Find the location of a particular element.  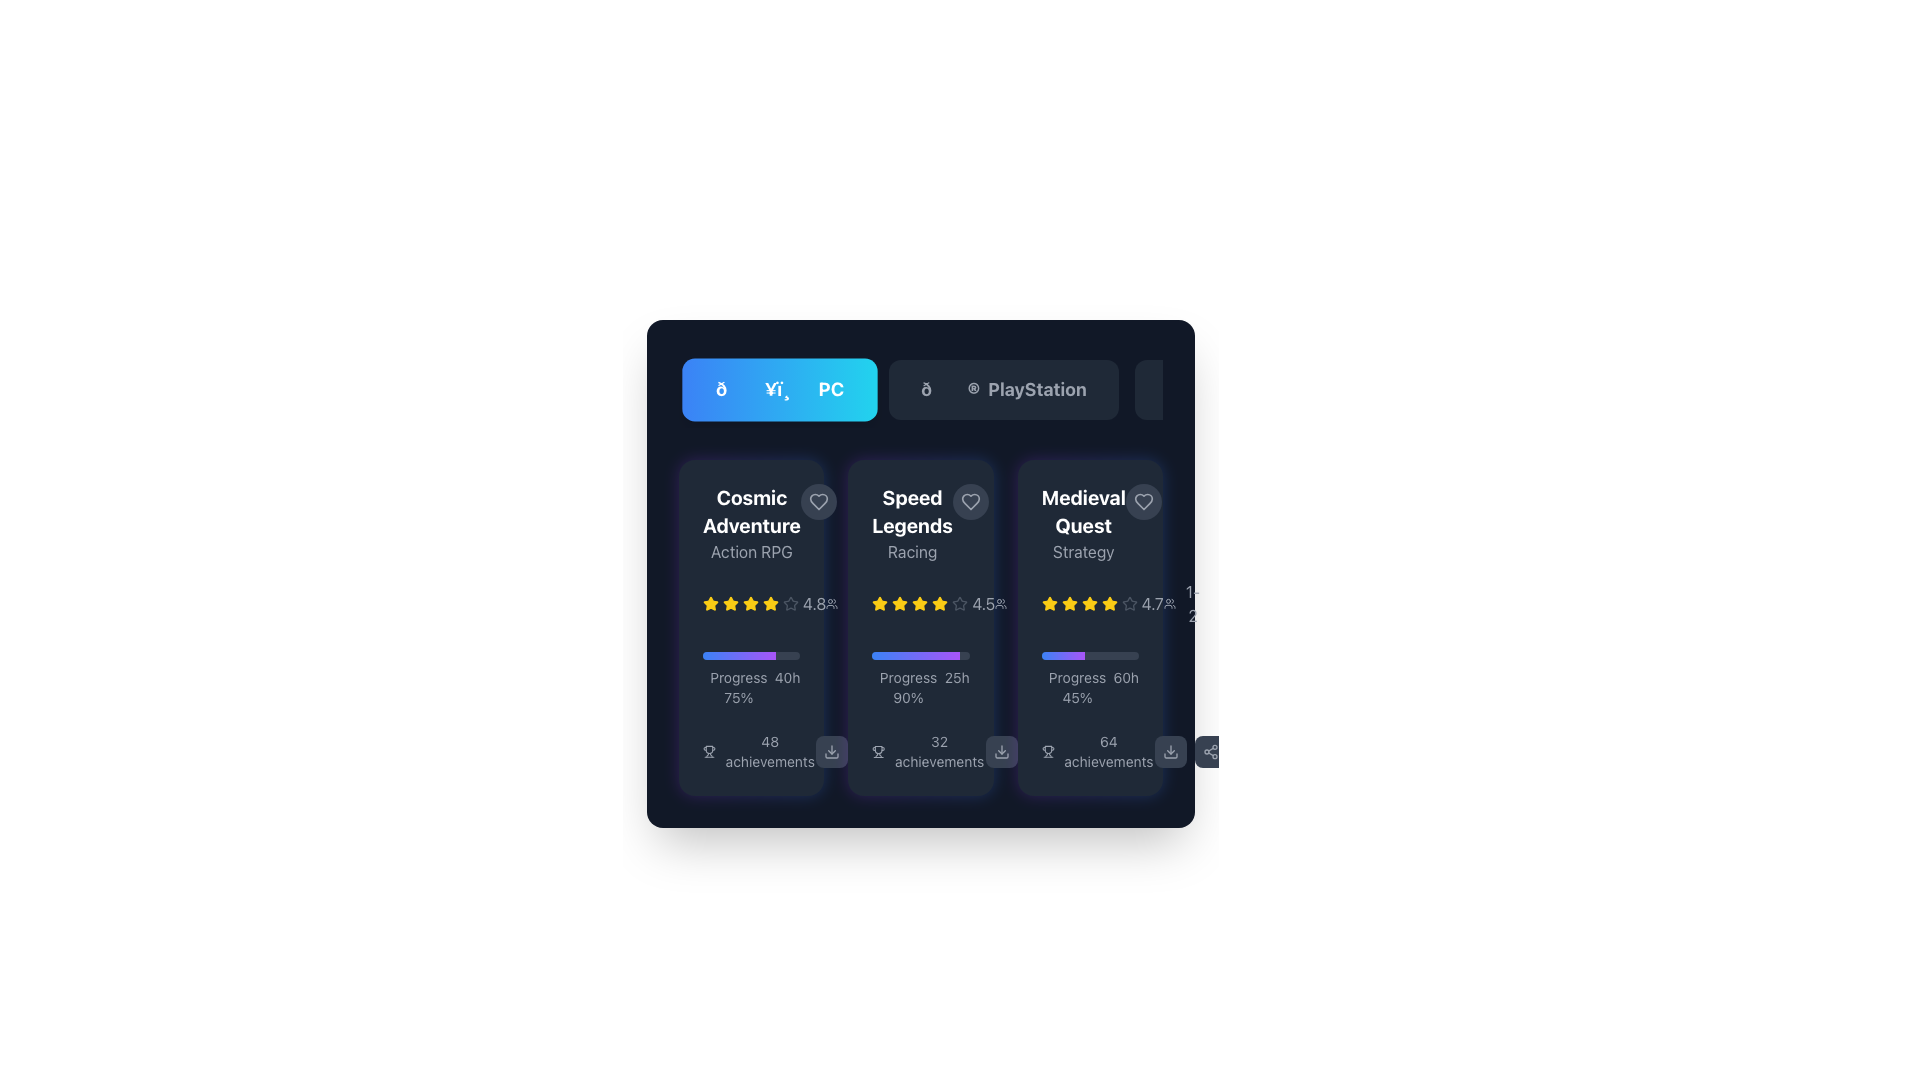

the third yellow star icon in the 'Speed Legends' rating section, positioned beneath the game's title and above the progress bar is located at coordinates (899, 603).